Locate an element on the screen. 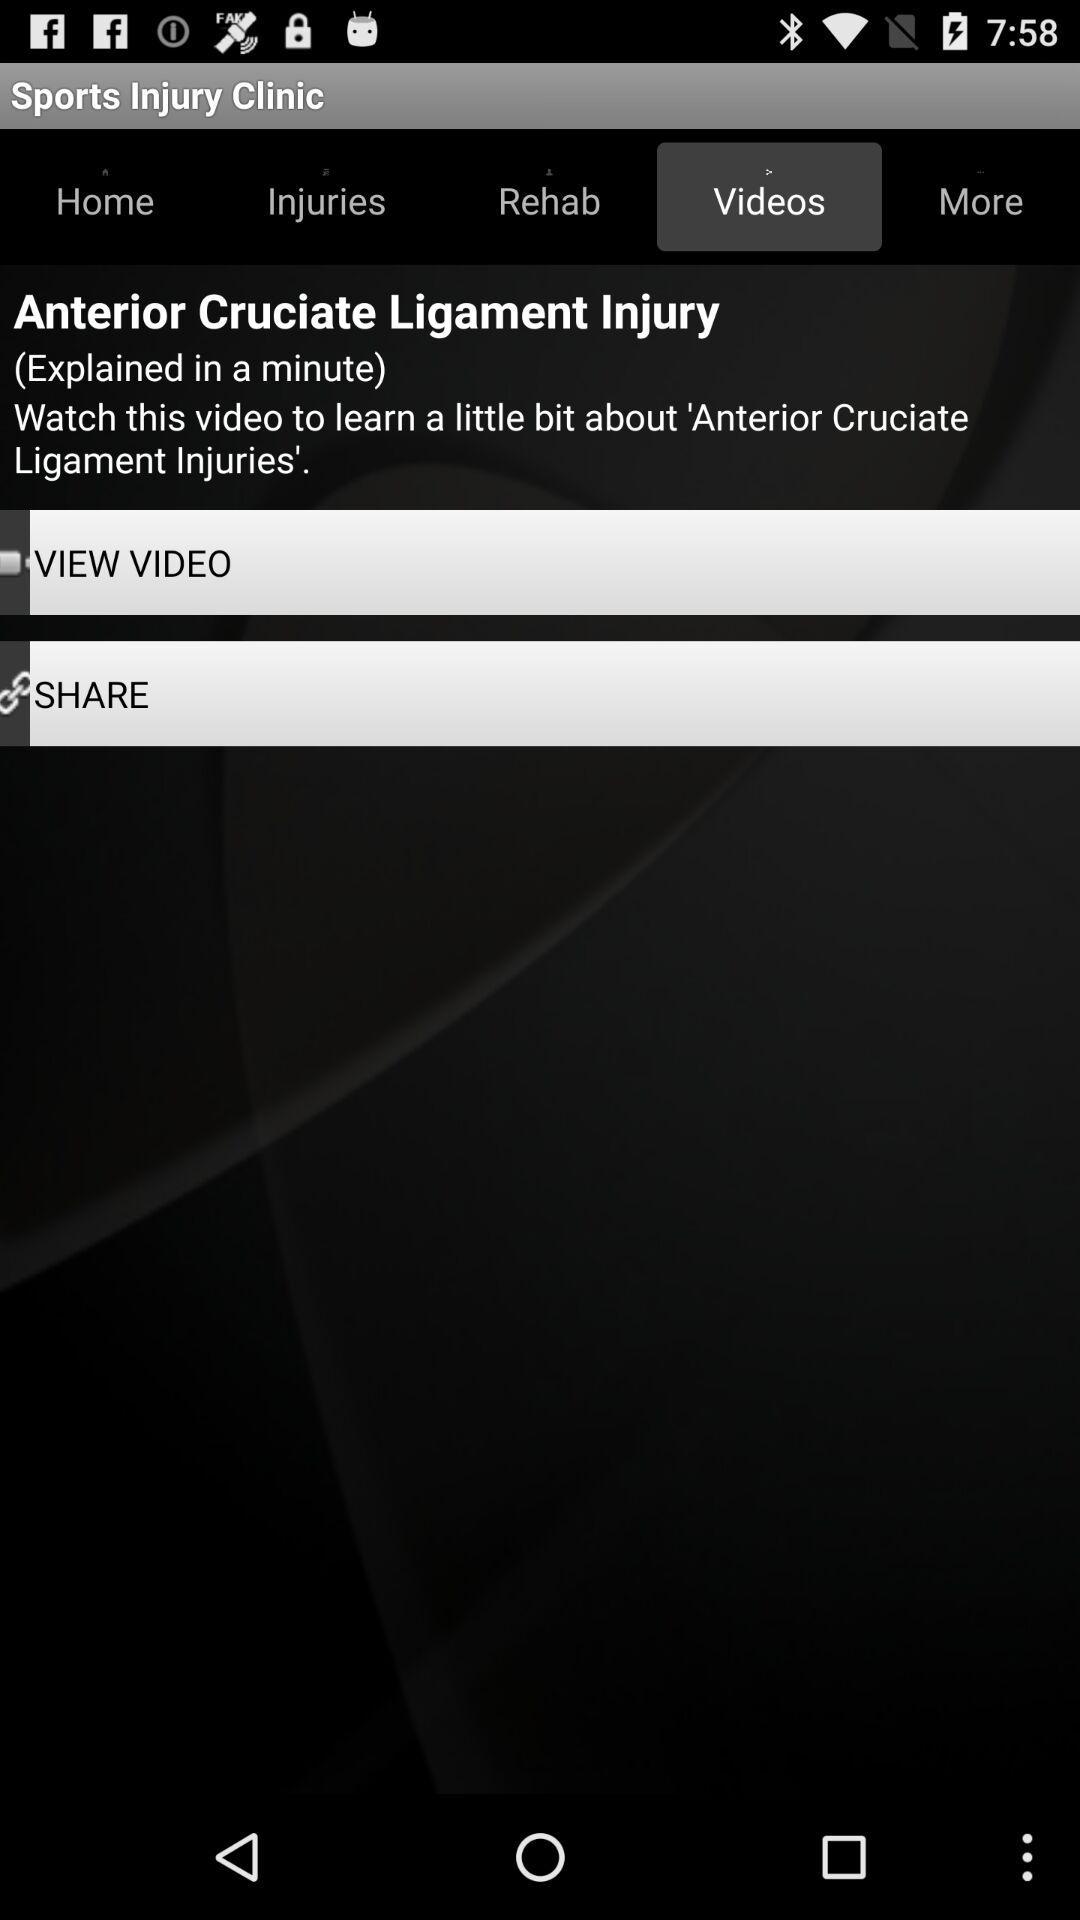  home is located at coordinates (105, 196).